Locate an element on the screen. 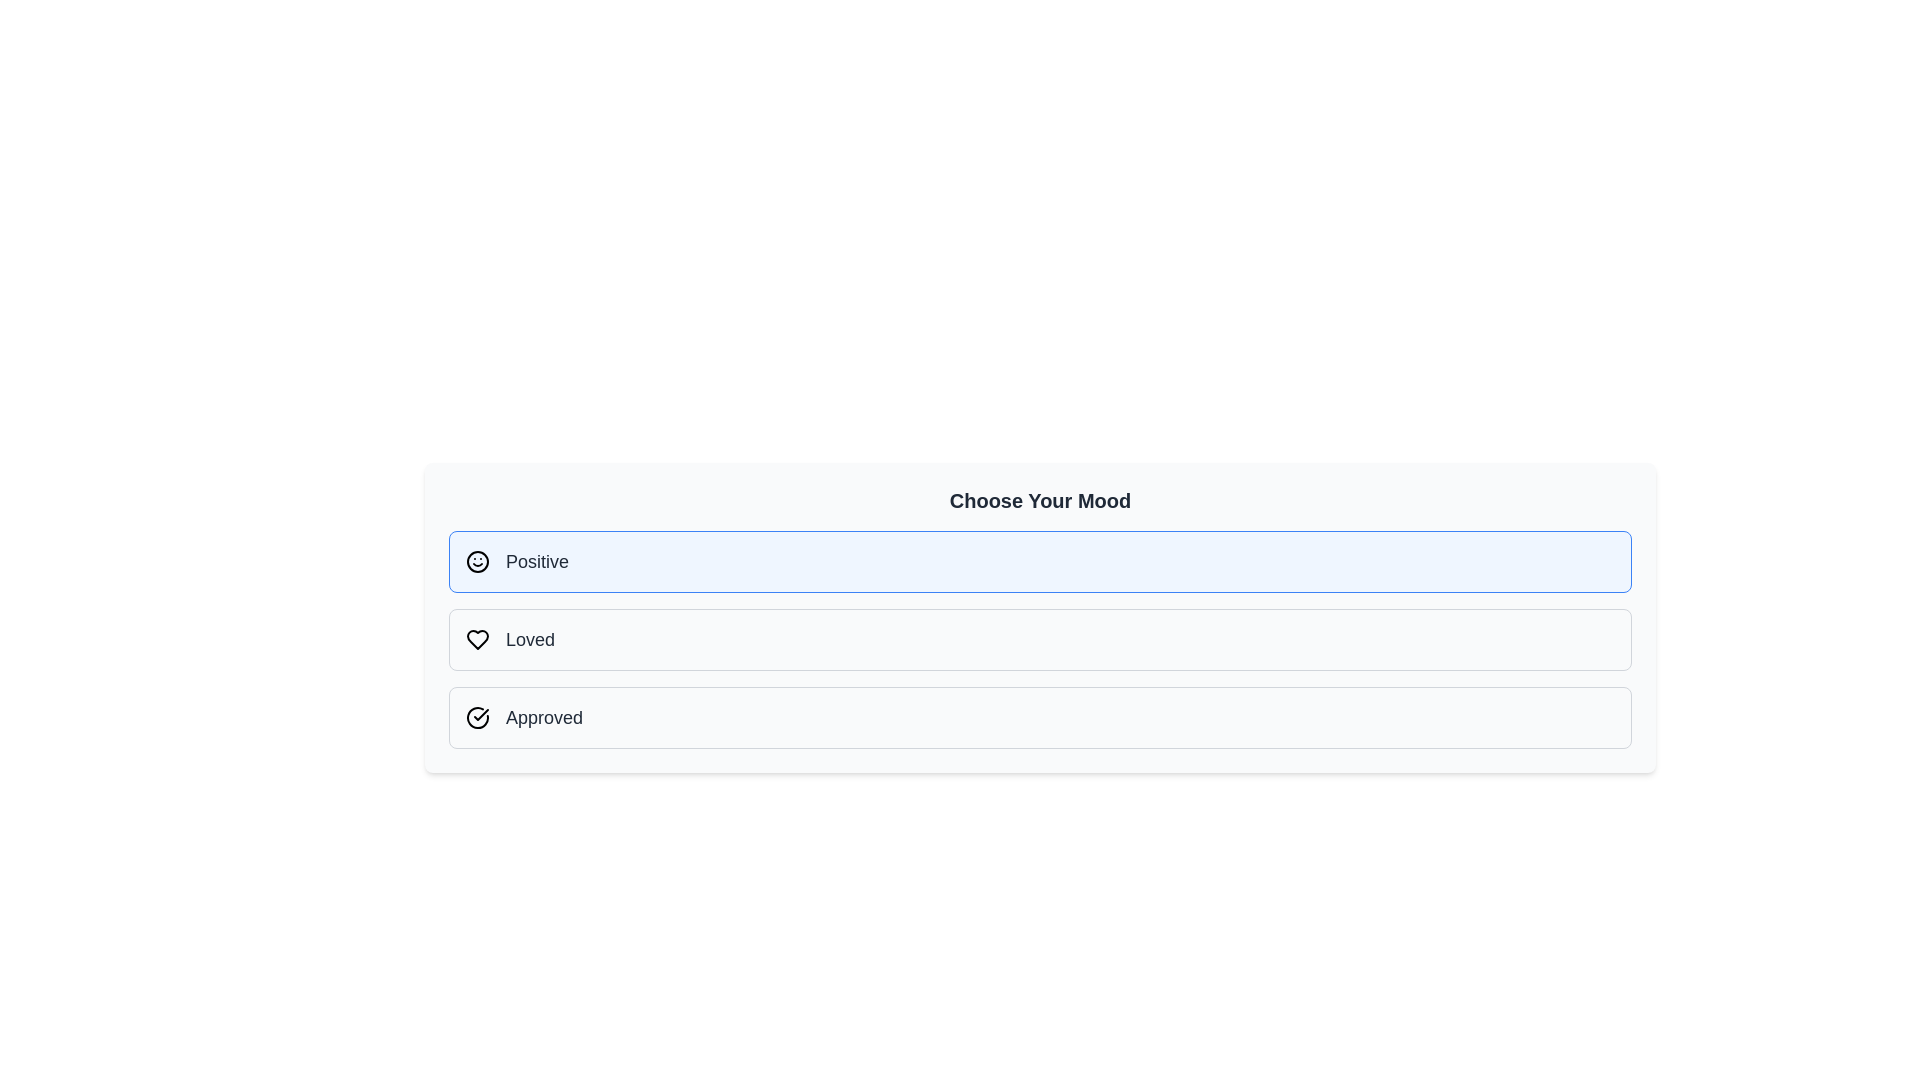 The width and height of the screenshot is (1920, 1080). the circular smiling face icon located to the left of the 'Positive' button in the mood selection interface is located at coordinates (477, 562).